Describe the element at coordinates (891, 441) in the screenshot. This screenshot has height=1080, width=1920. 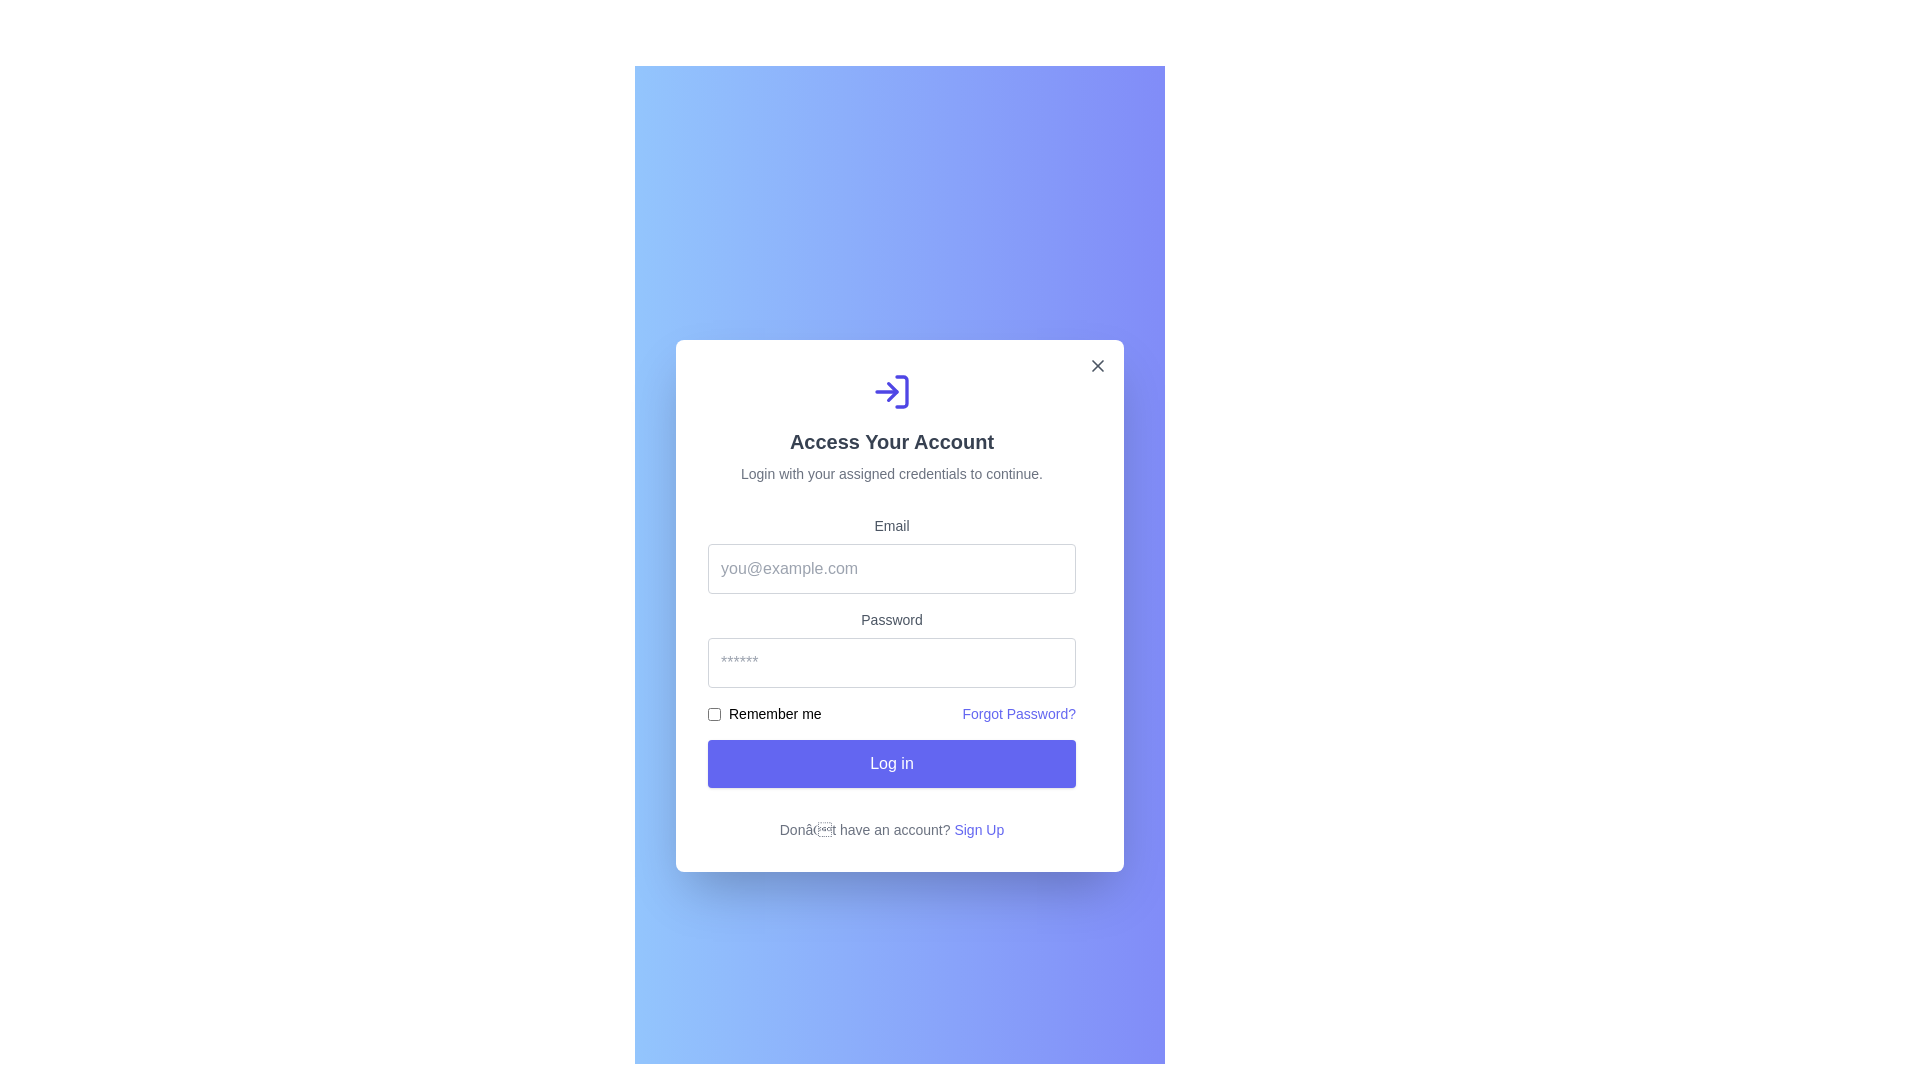
I see `the text label stating 'Access Your Account', which is centrally aligned and styled with a larger font size in dark gray` at that location.